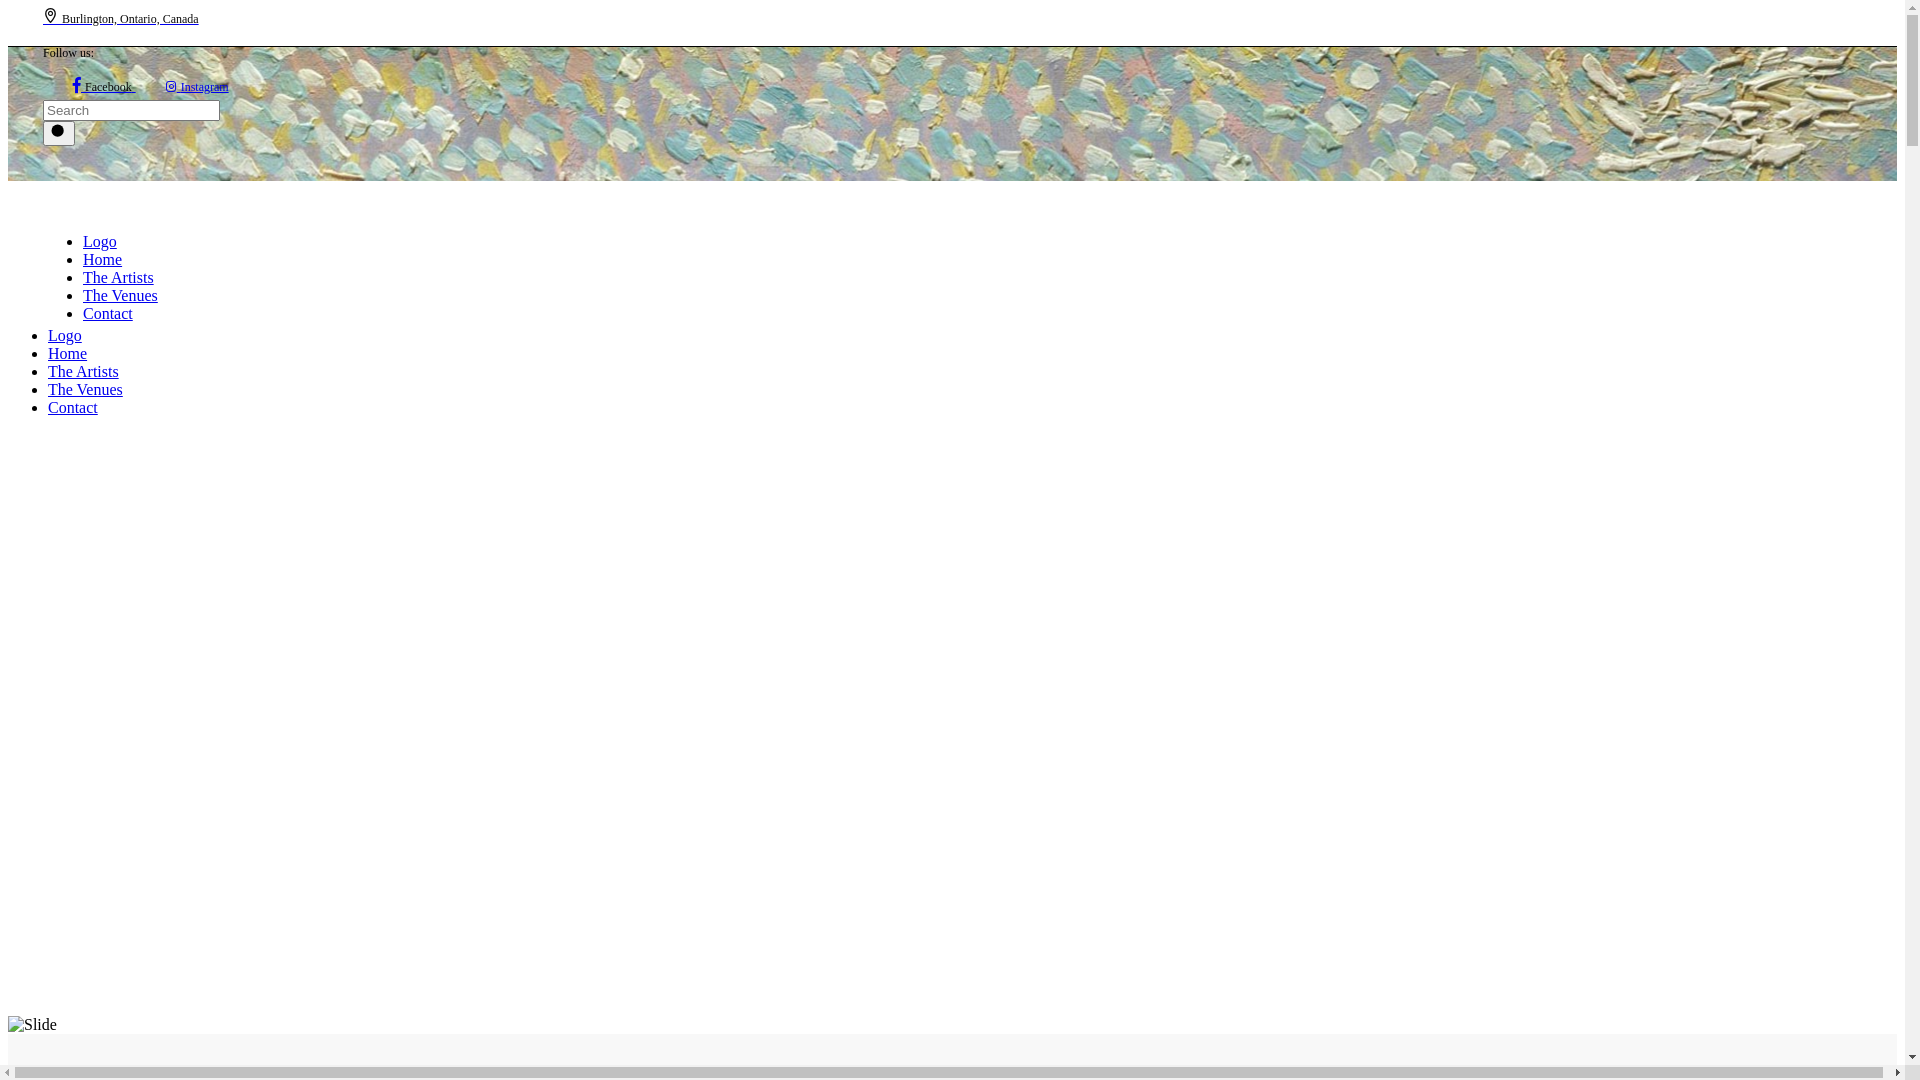 This screenshot has height=1080, width=1920. Describe the element at coordinates (81, 277) in the screenshot. I see `'The Artists'` at that location.